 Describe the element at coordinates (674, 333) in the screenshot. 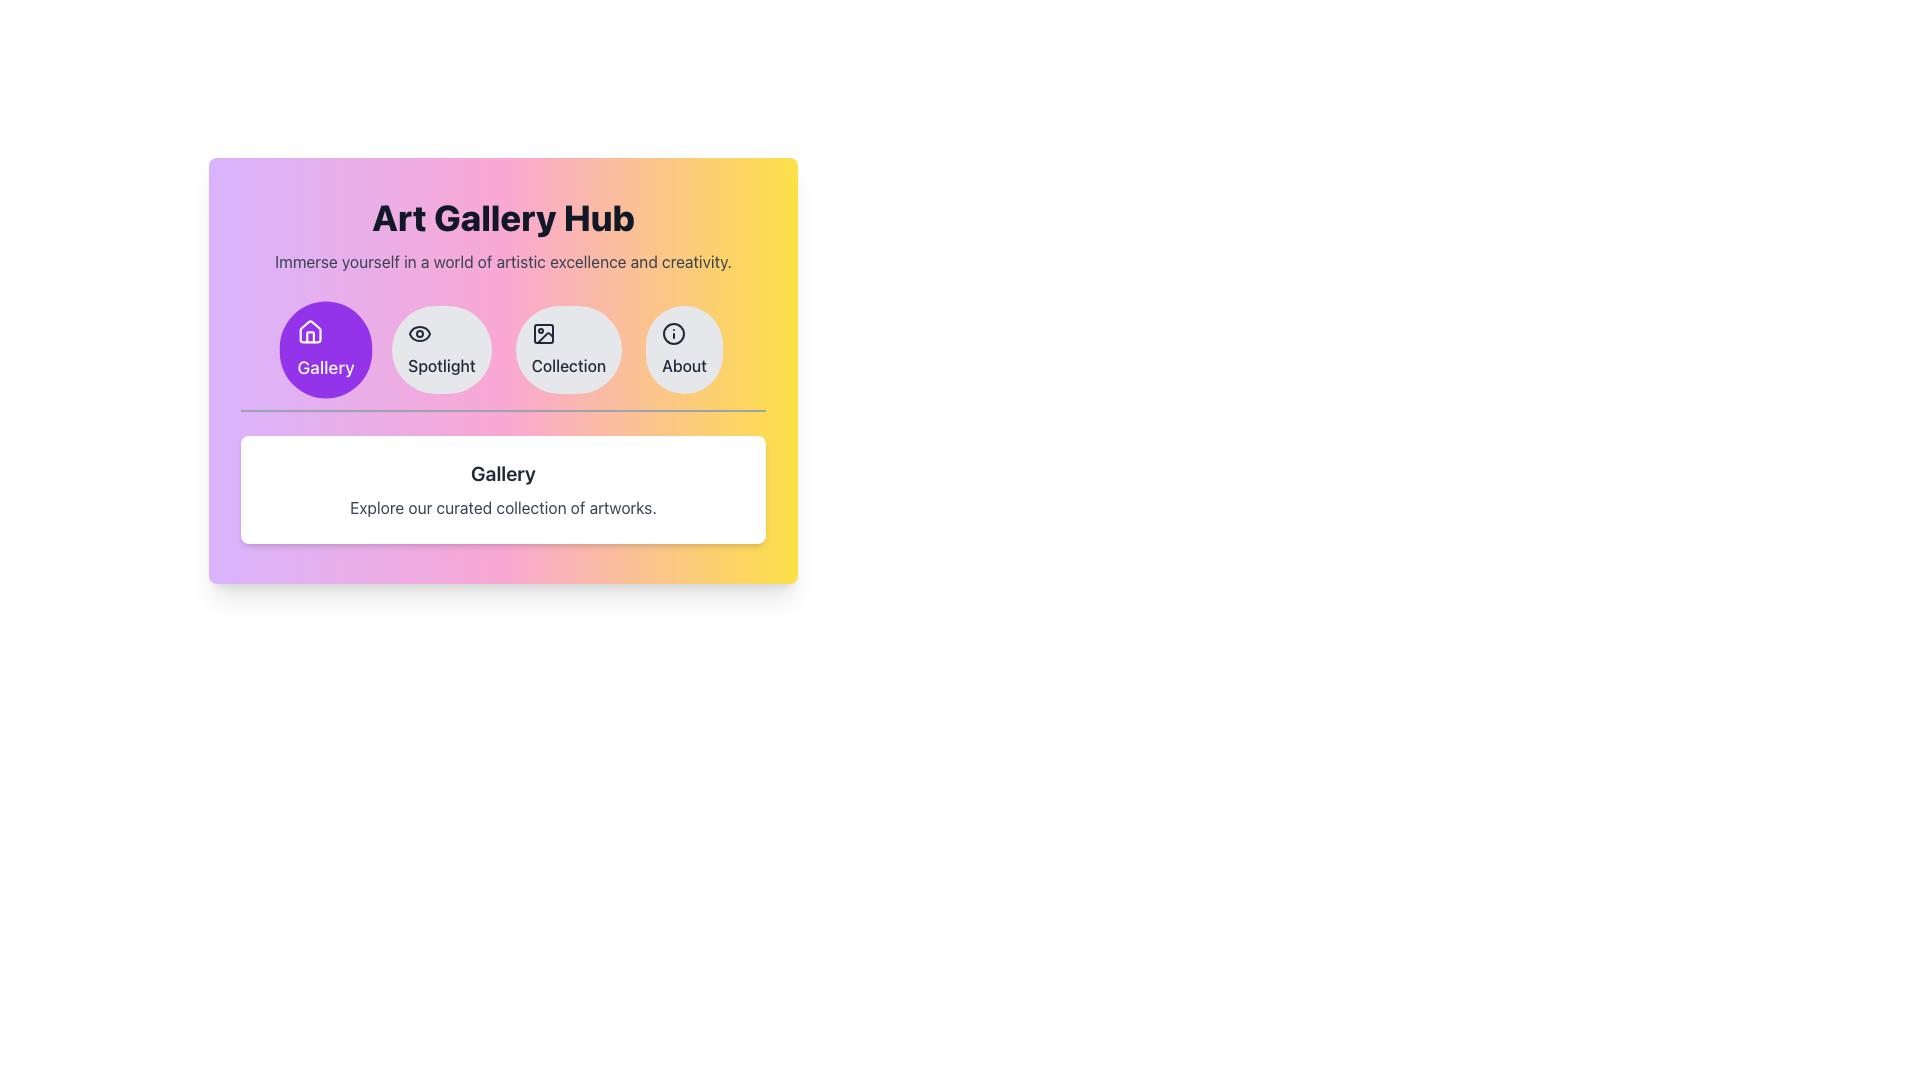

I see `the icon within the 'About' button, located at the far-right of the four circular buttons under 'Art Gallery Hub'` at that location.